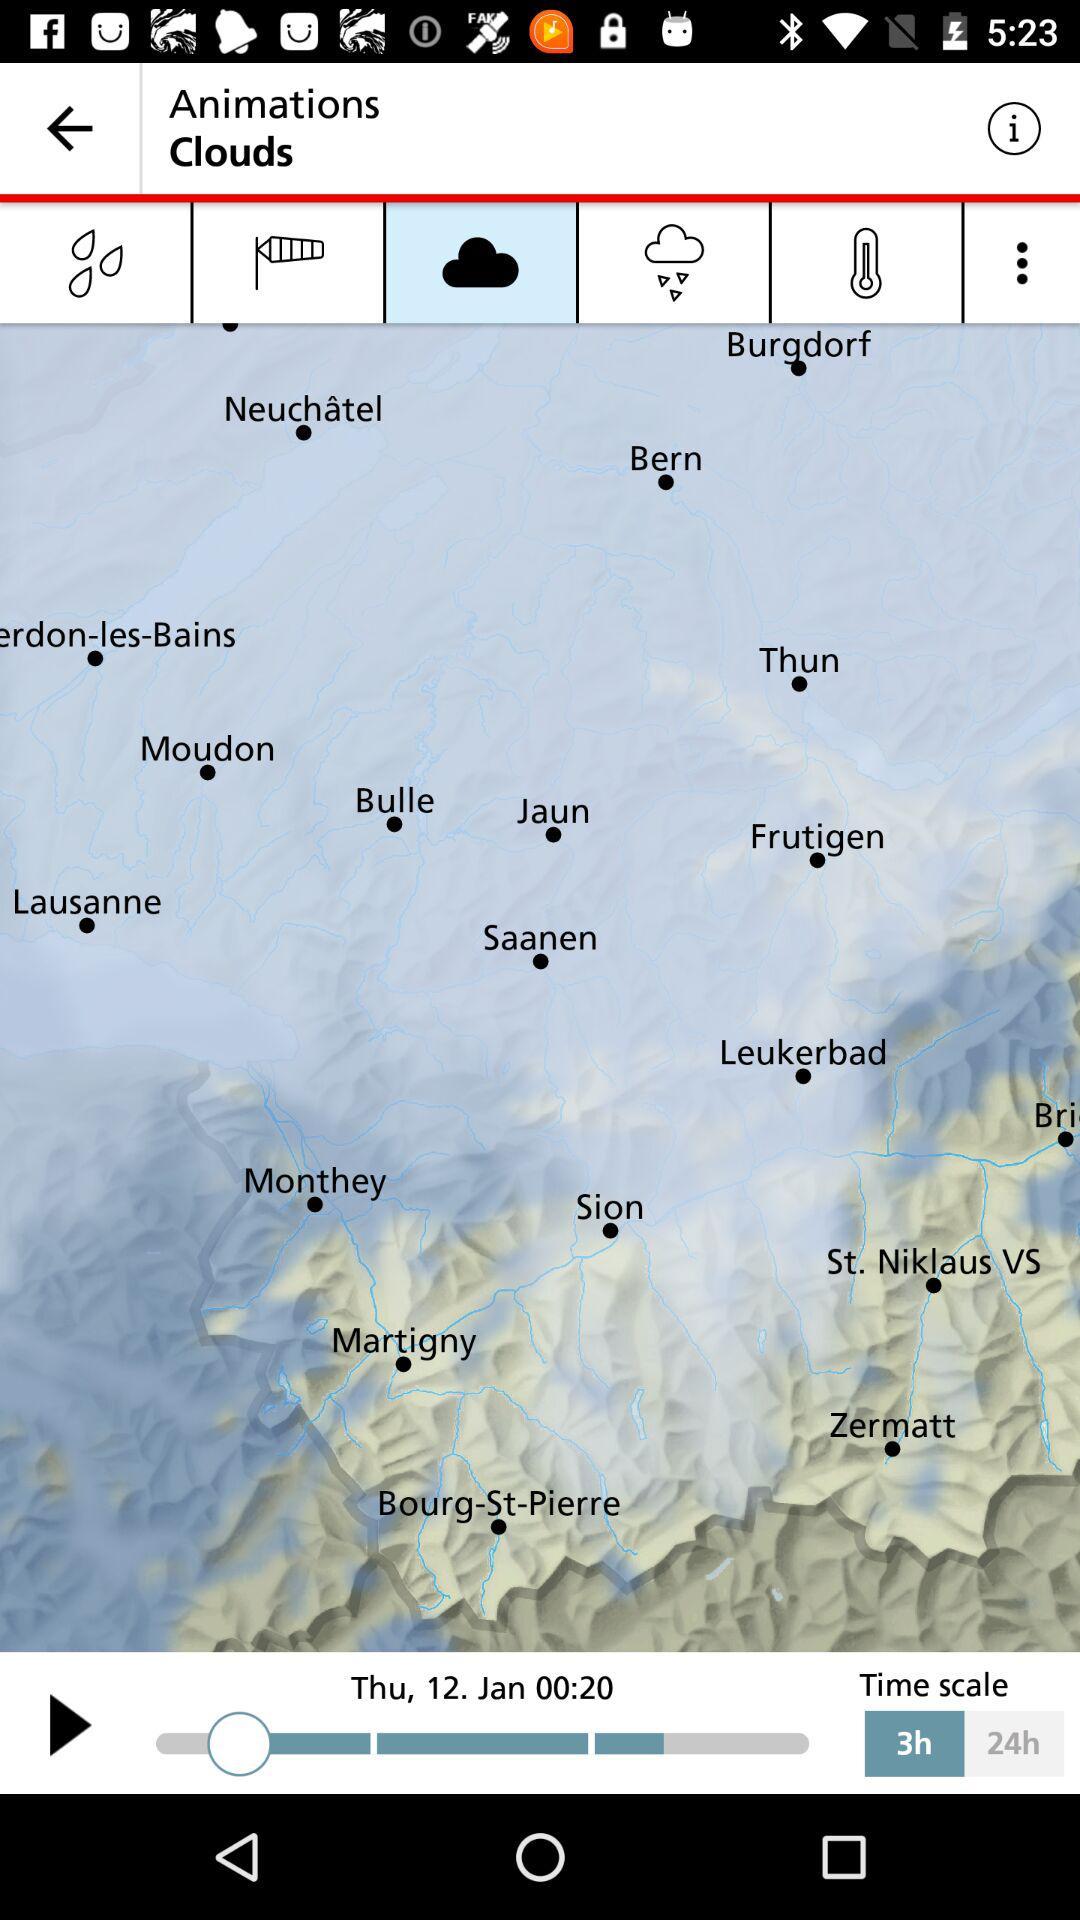 The width and height of the screenshot is (1080, 1920). I want to click on the item next to the animations, so click(68, 127).